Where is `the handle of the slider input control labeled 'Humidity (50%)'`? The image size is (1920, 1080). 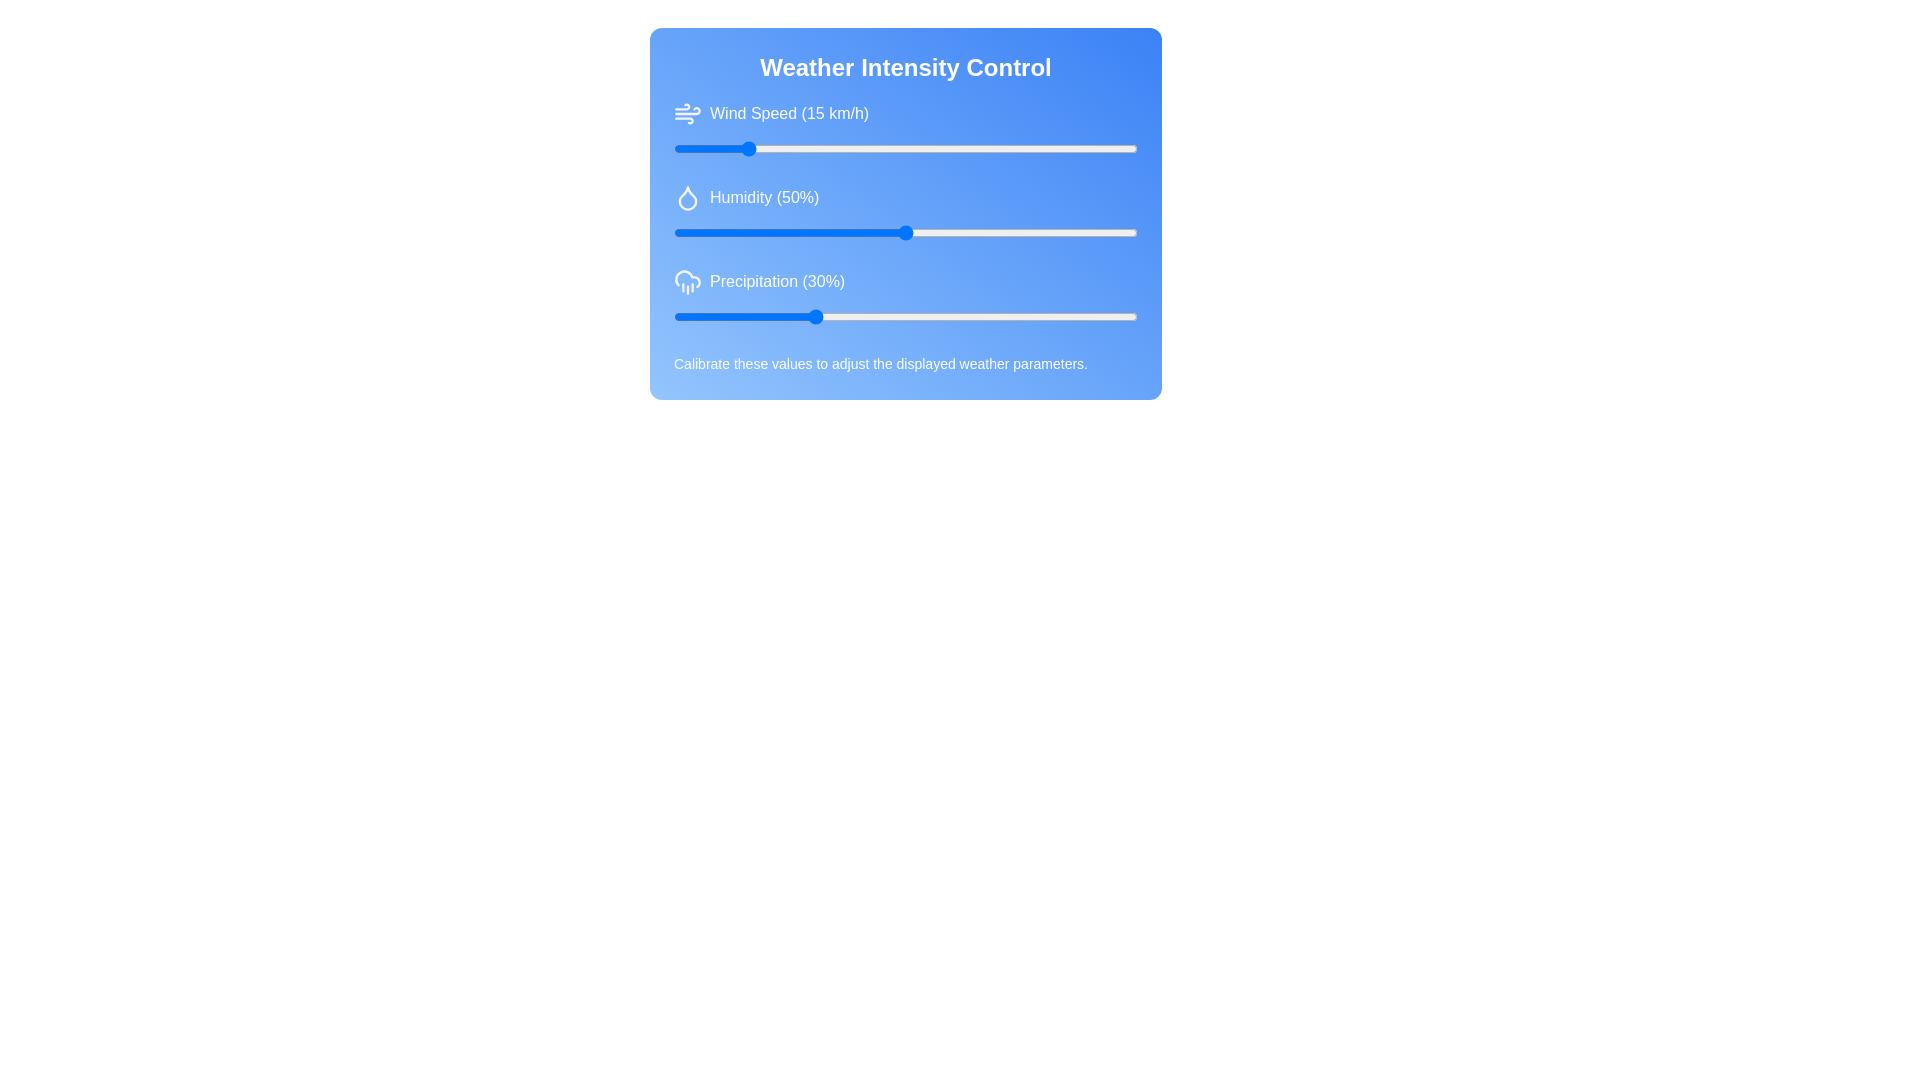 the handle of the slider input control labeled 'Humidity (50%)' is located at coordinates (905, 231).